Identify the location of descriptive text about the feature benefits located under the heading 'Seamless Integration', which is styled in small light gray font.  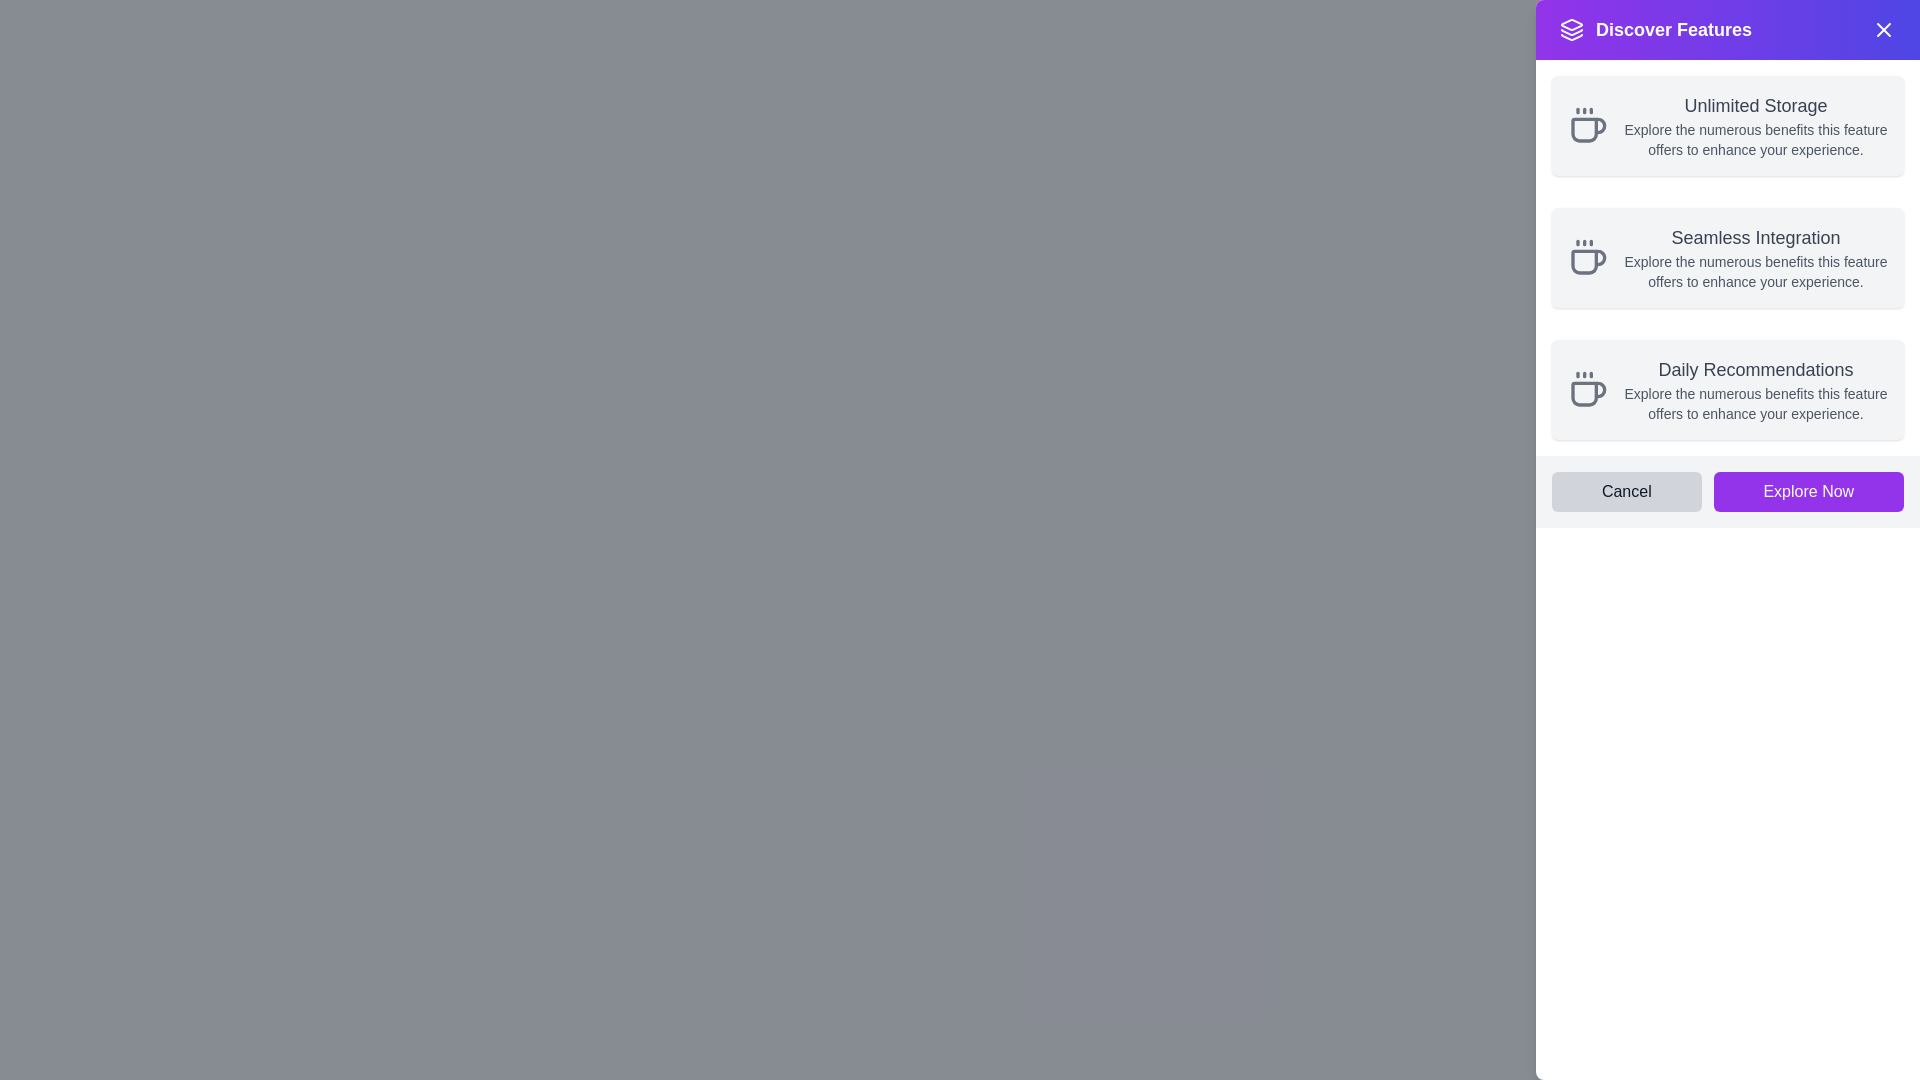
(1755, 272).